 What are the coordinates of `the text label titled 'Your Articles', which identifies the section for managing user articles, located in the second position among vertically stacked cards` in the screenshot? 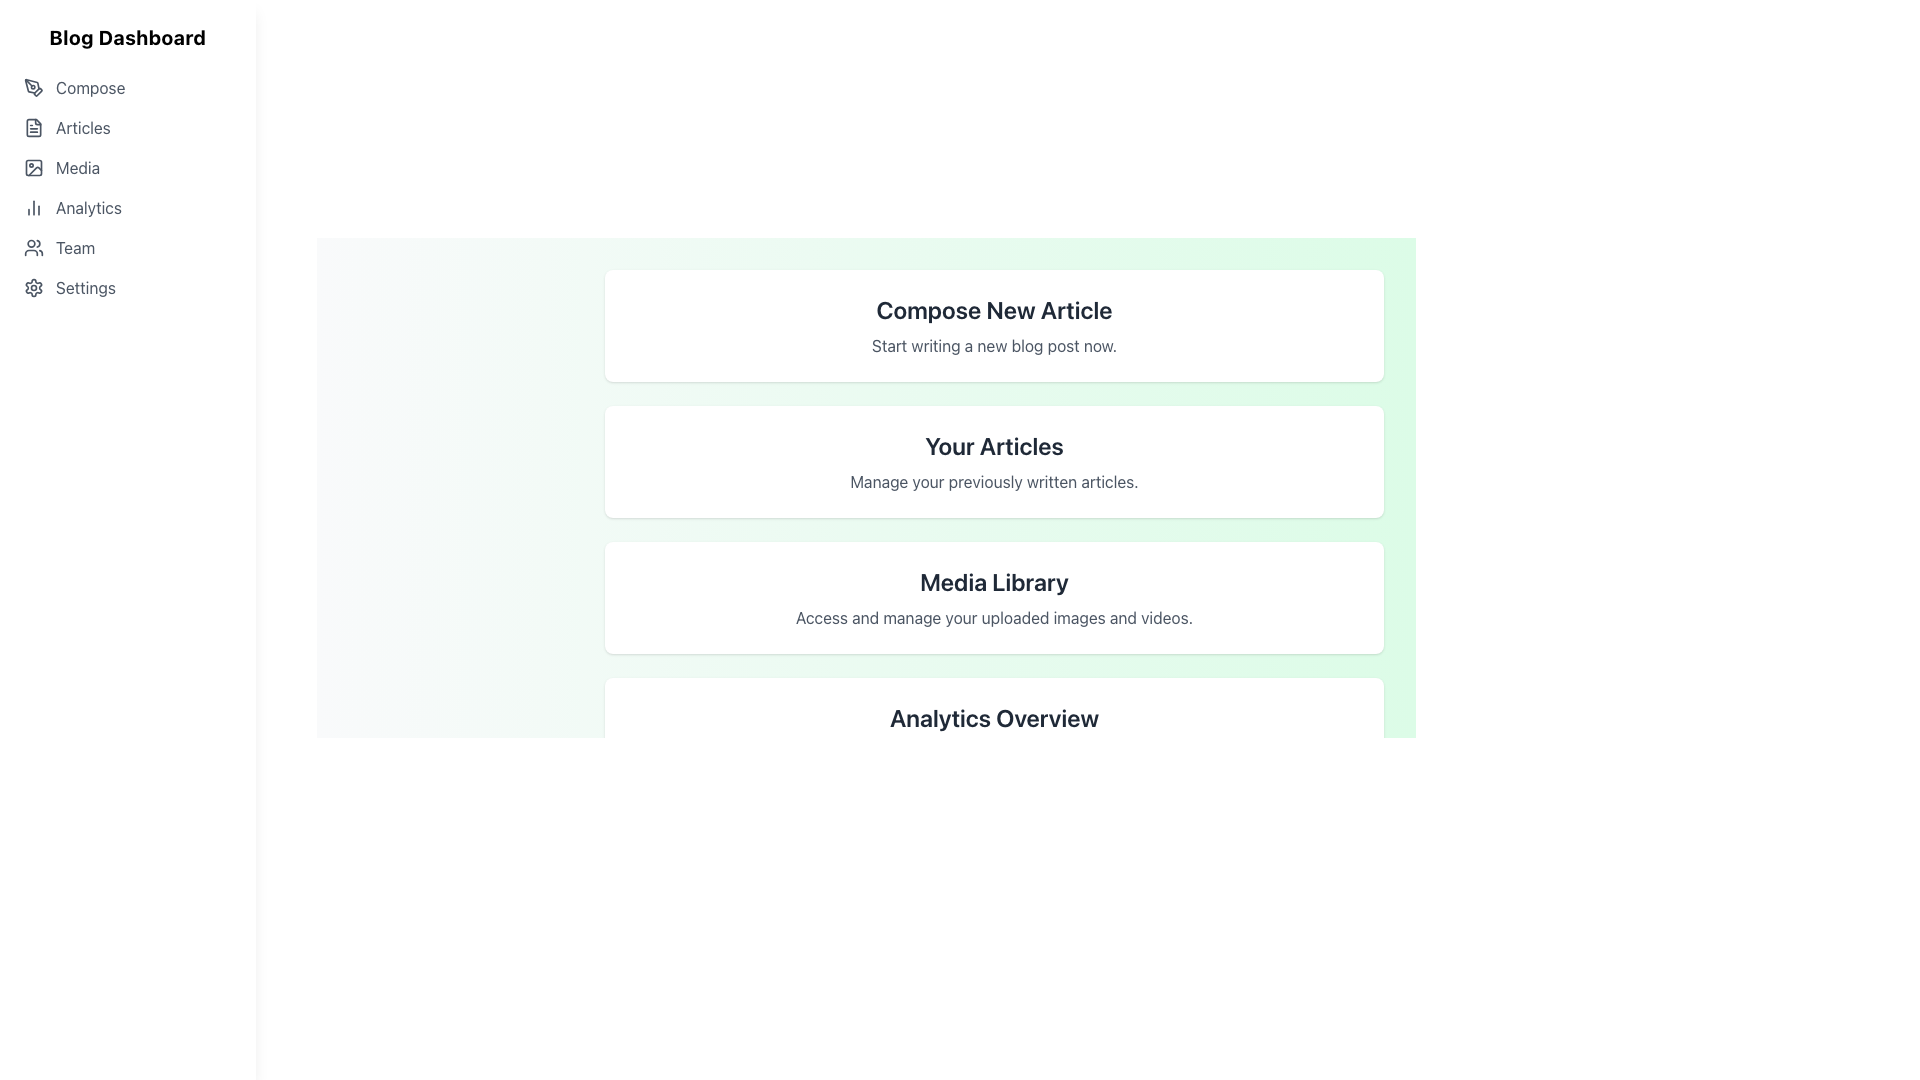 It's located at (994, 445).